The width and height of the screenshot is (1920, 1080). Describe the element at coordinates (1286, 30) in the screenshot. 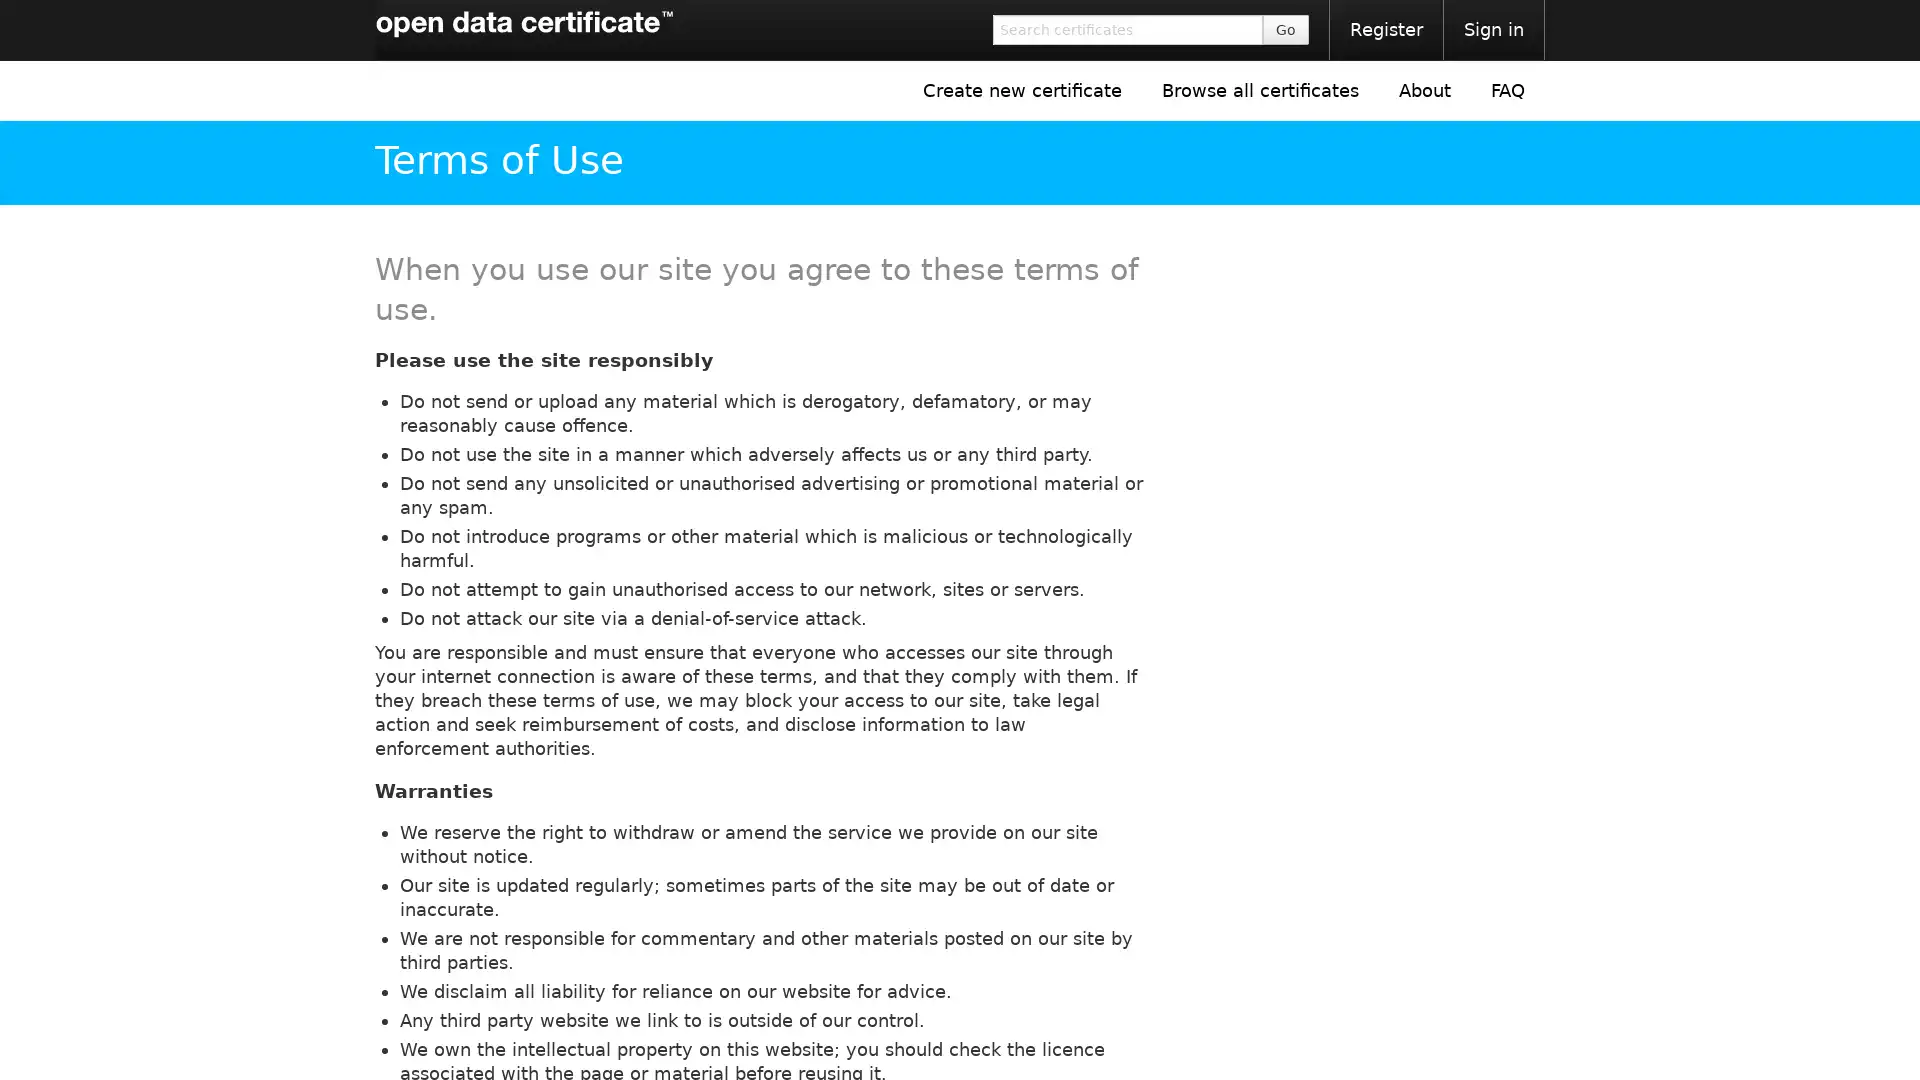

I see `Go` at that location.